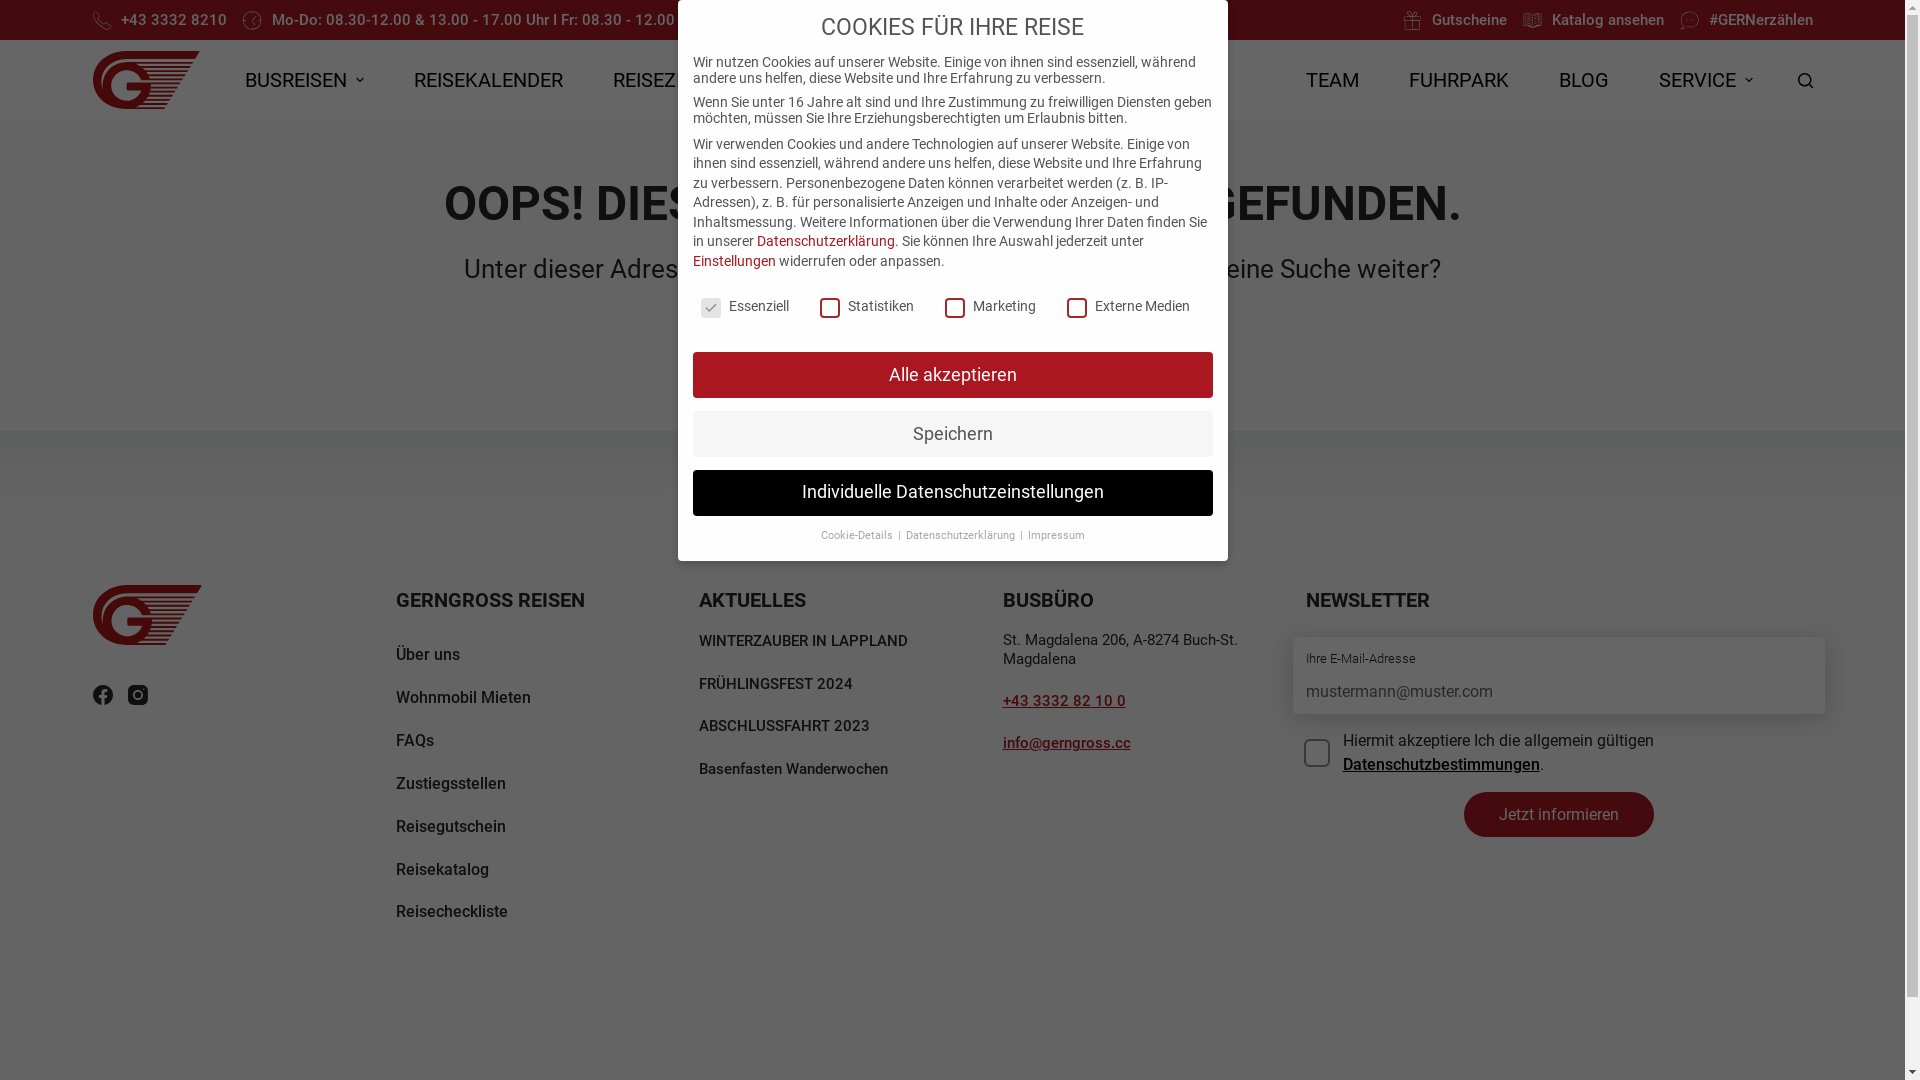 Image resolution: width=1920 pixels, height=1080 pixels. I want to click on 'Reisekatalog', so click(441, 868).